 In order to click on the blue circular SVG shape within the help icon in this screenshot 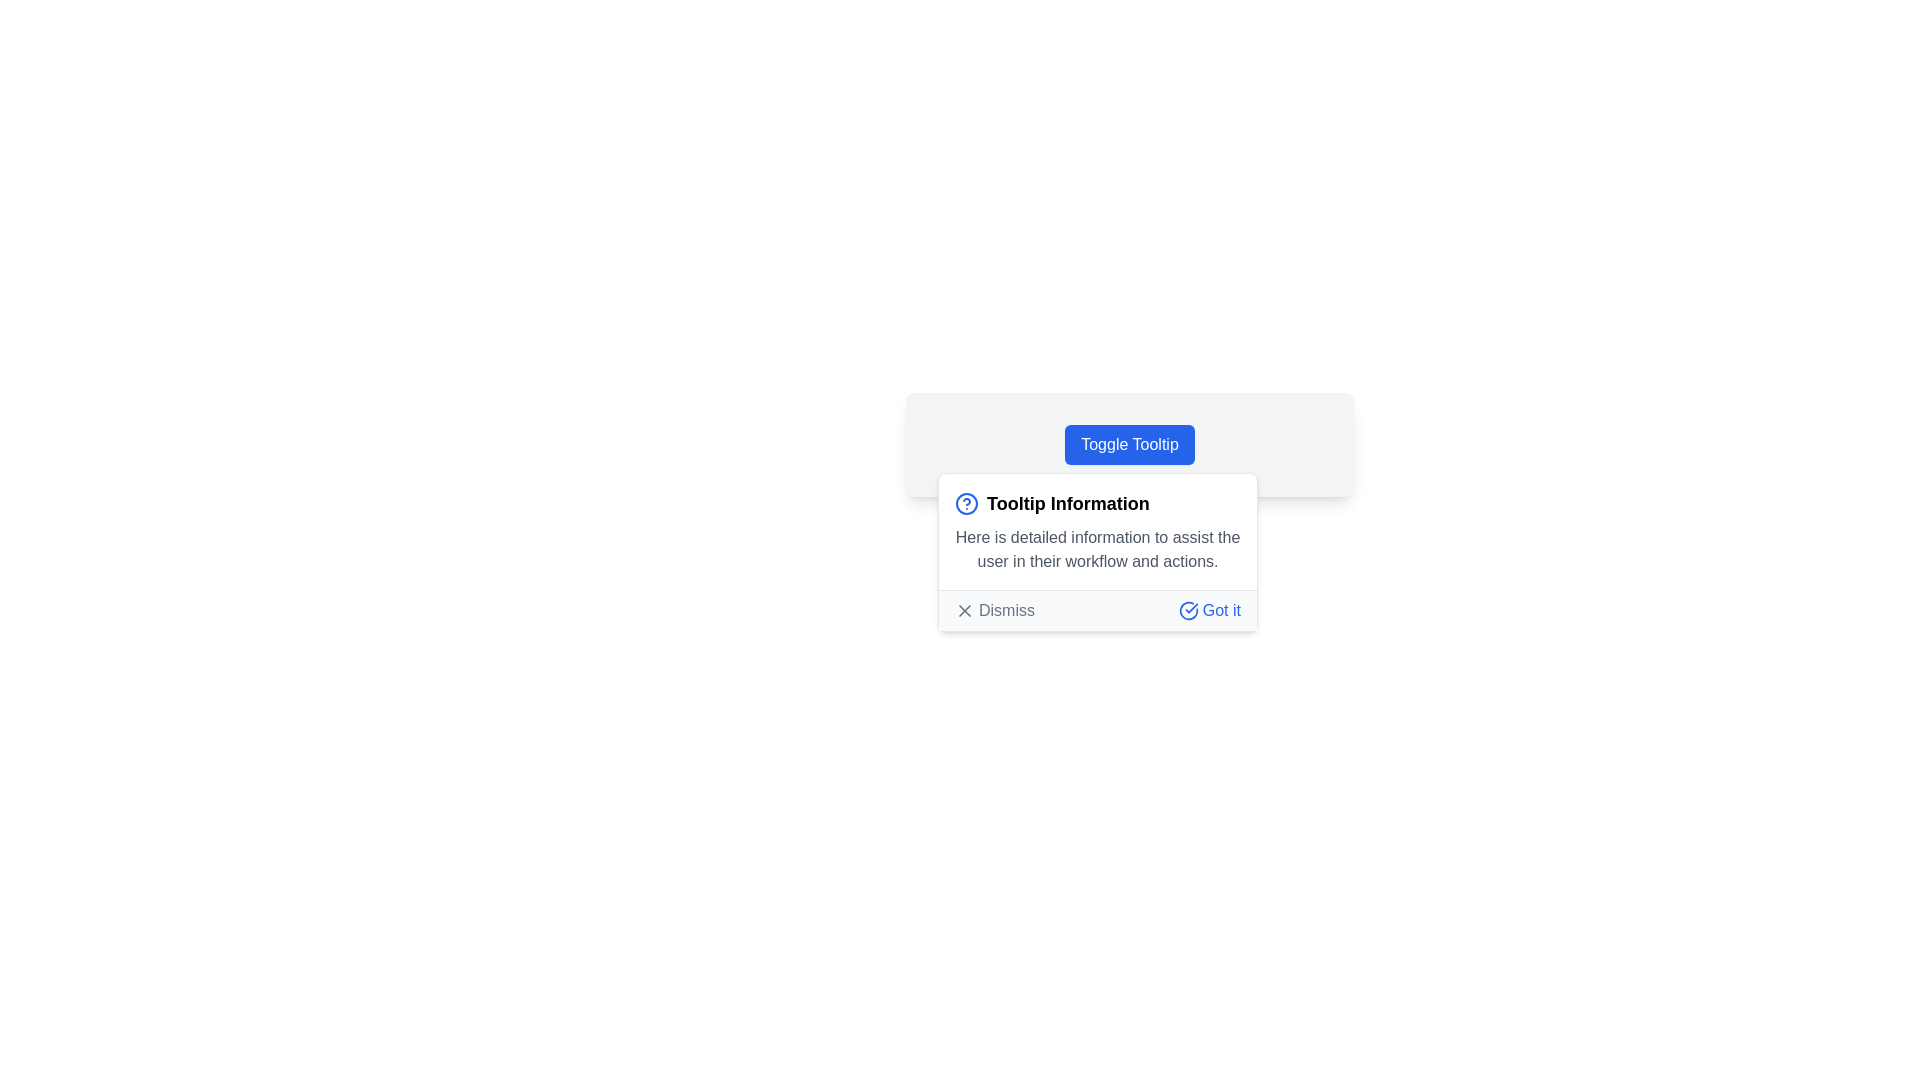, I will do `click(966, 503)`.